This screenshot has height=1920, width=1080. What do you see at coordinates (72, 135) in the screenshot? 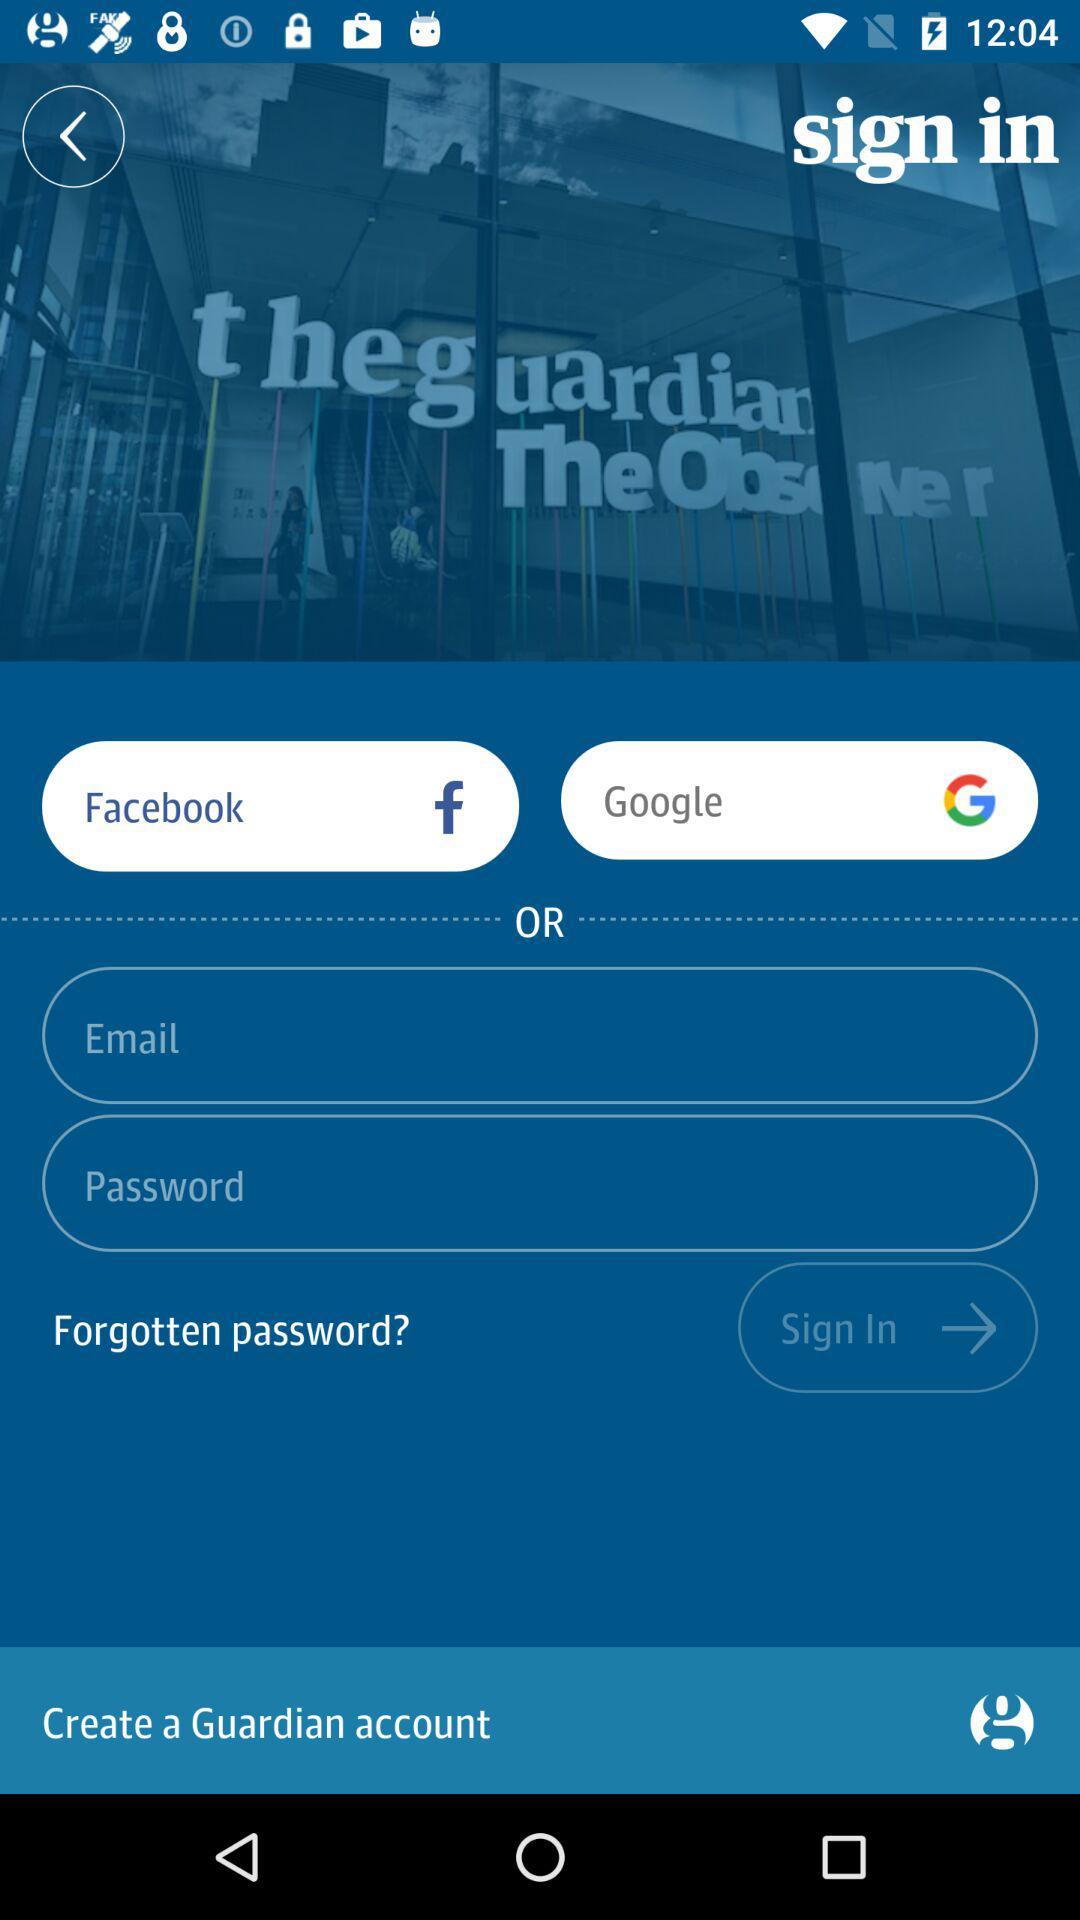
I see `the arrow_backward icon` at bounding box center [72, 135].